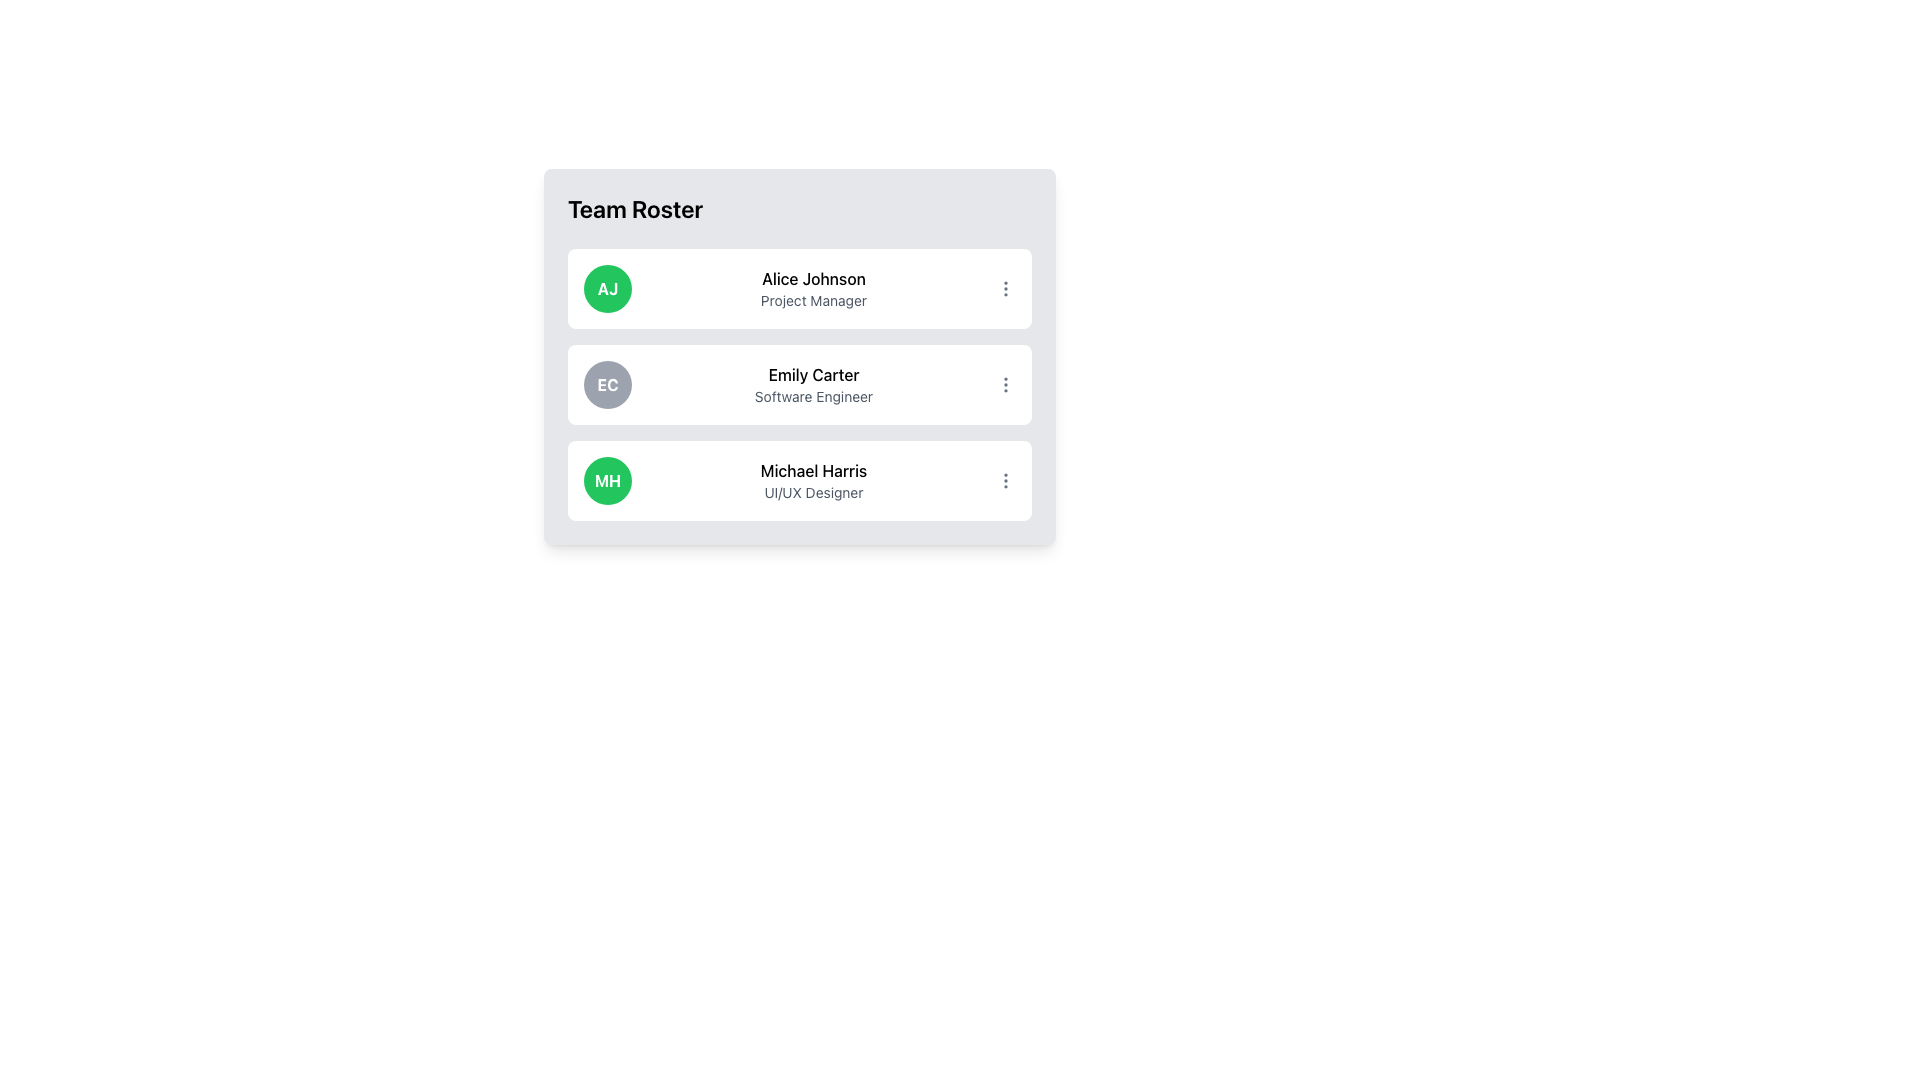 The height and width of the screenshot is (1080, 1920). I want to click on the Text block displaying the name and title of the individual, which is the second list item in the 'Team Roster' panel, positioned below 'Alice Johnson' and above 'Michael Harris.', so click(814, 385).